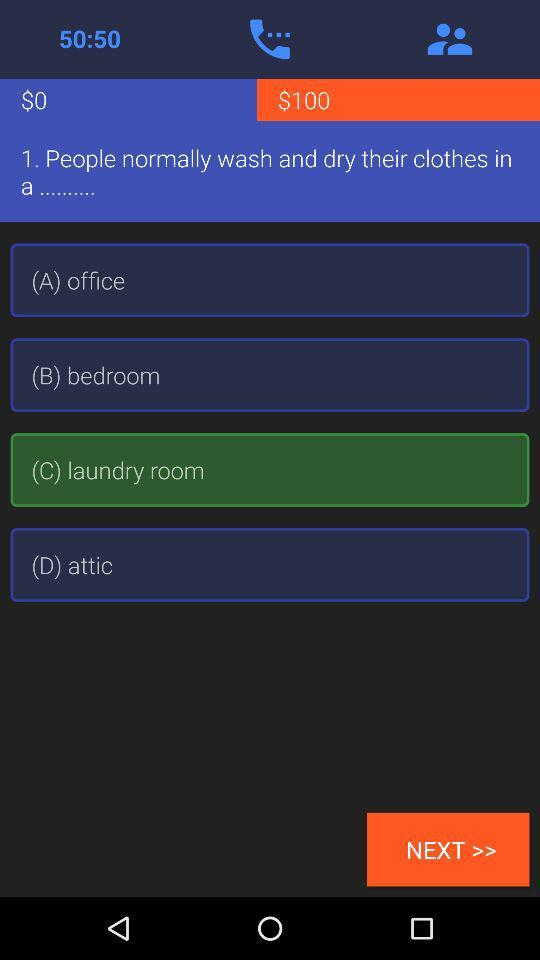 This screenshot has height=960, width=540. Describe the element at coordinates (448, 848) in the screenshot. I see `next >>   item` at that location.